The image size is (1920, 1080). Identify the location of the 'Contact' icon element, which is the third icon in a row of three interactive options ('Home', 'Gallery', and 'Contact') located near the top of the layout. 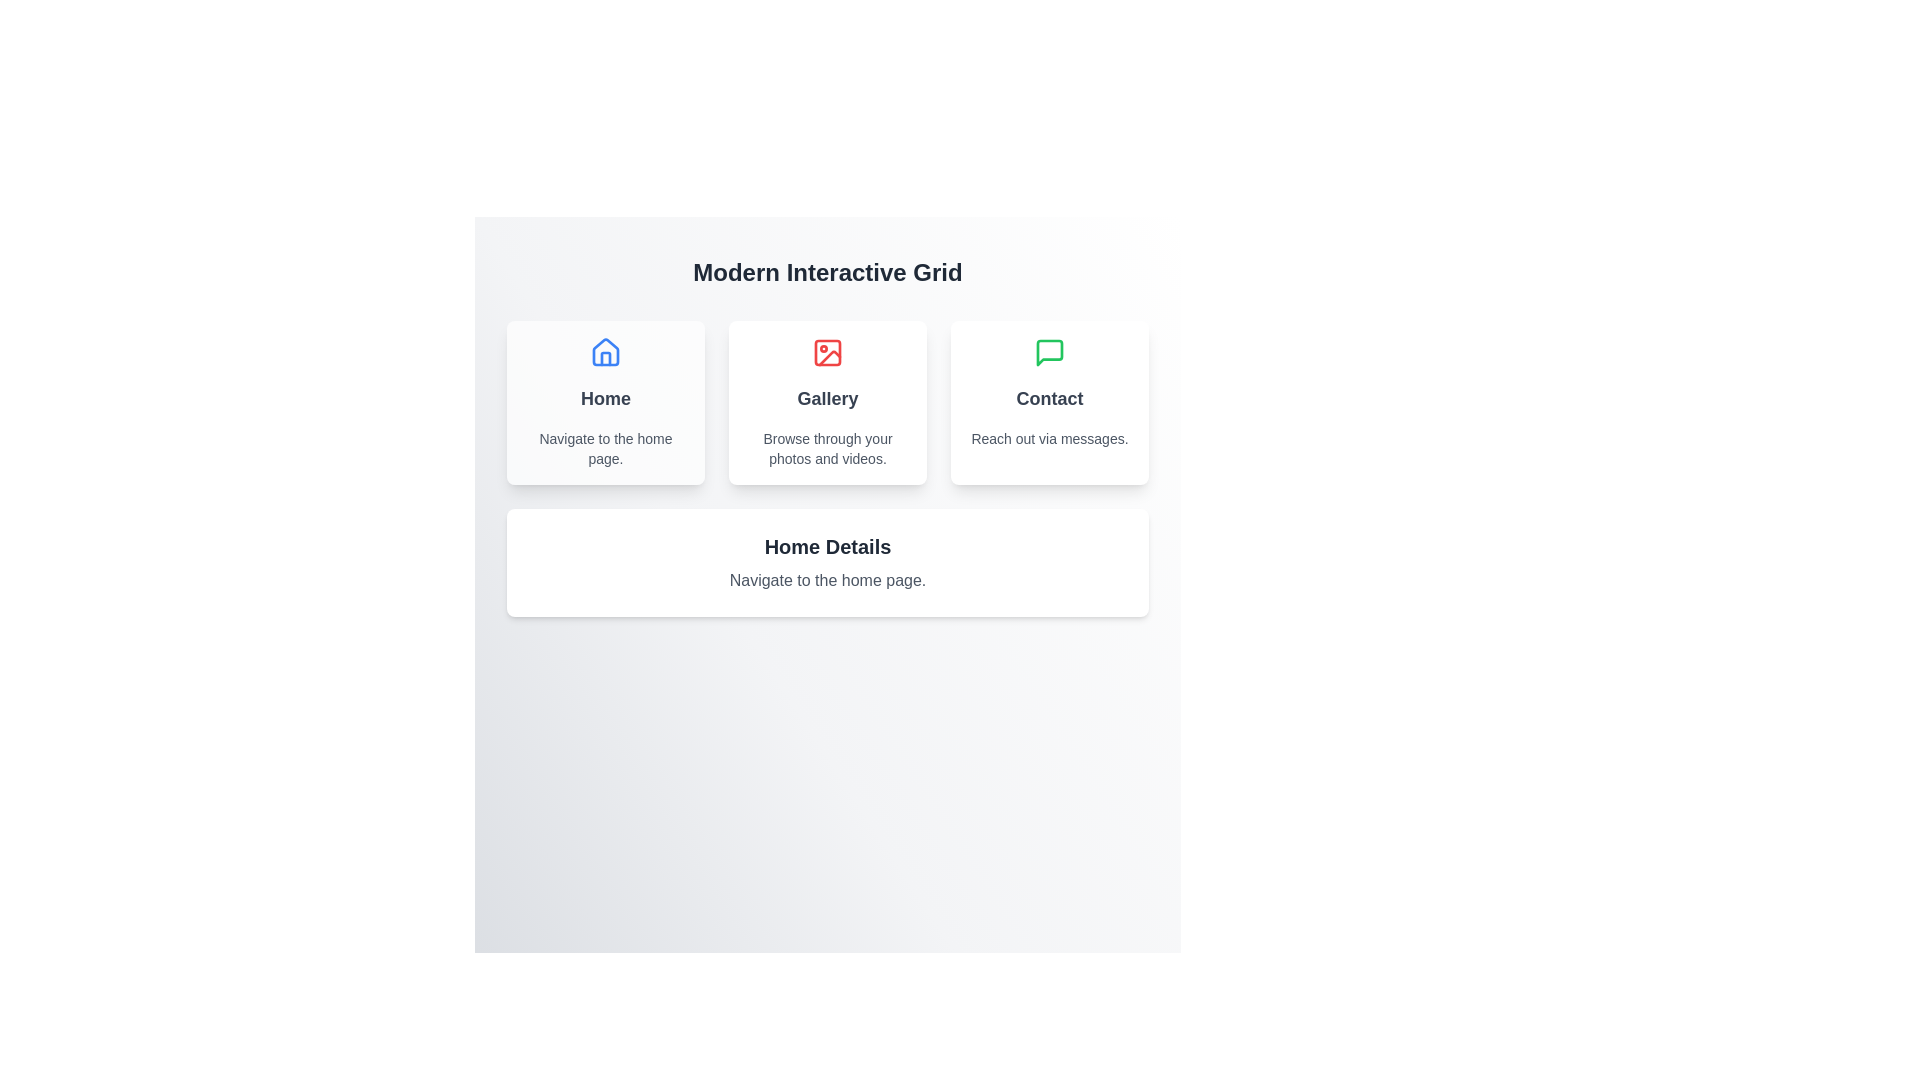
(1049, 352).